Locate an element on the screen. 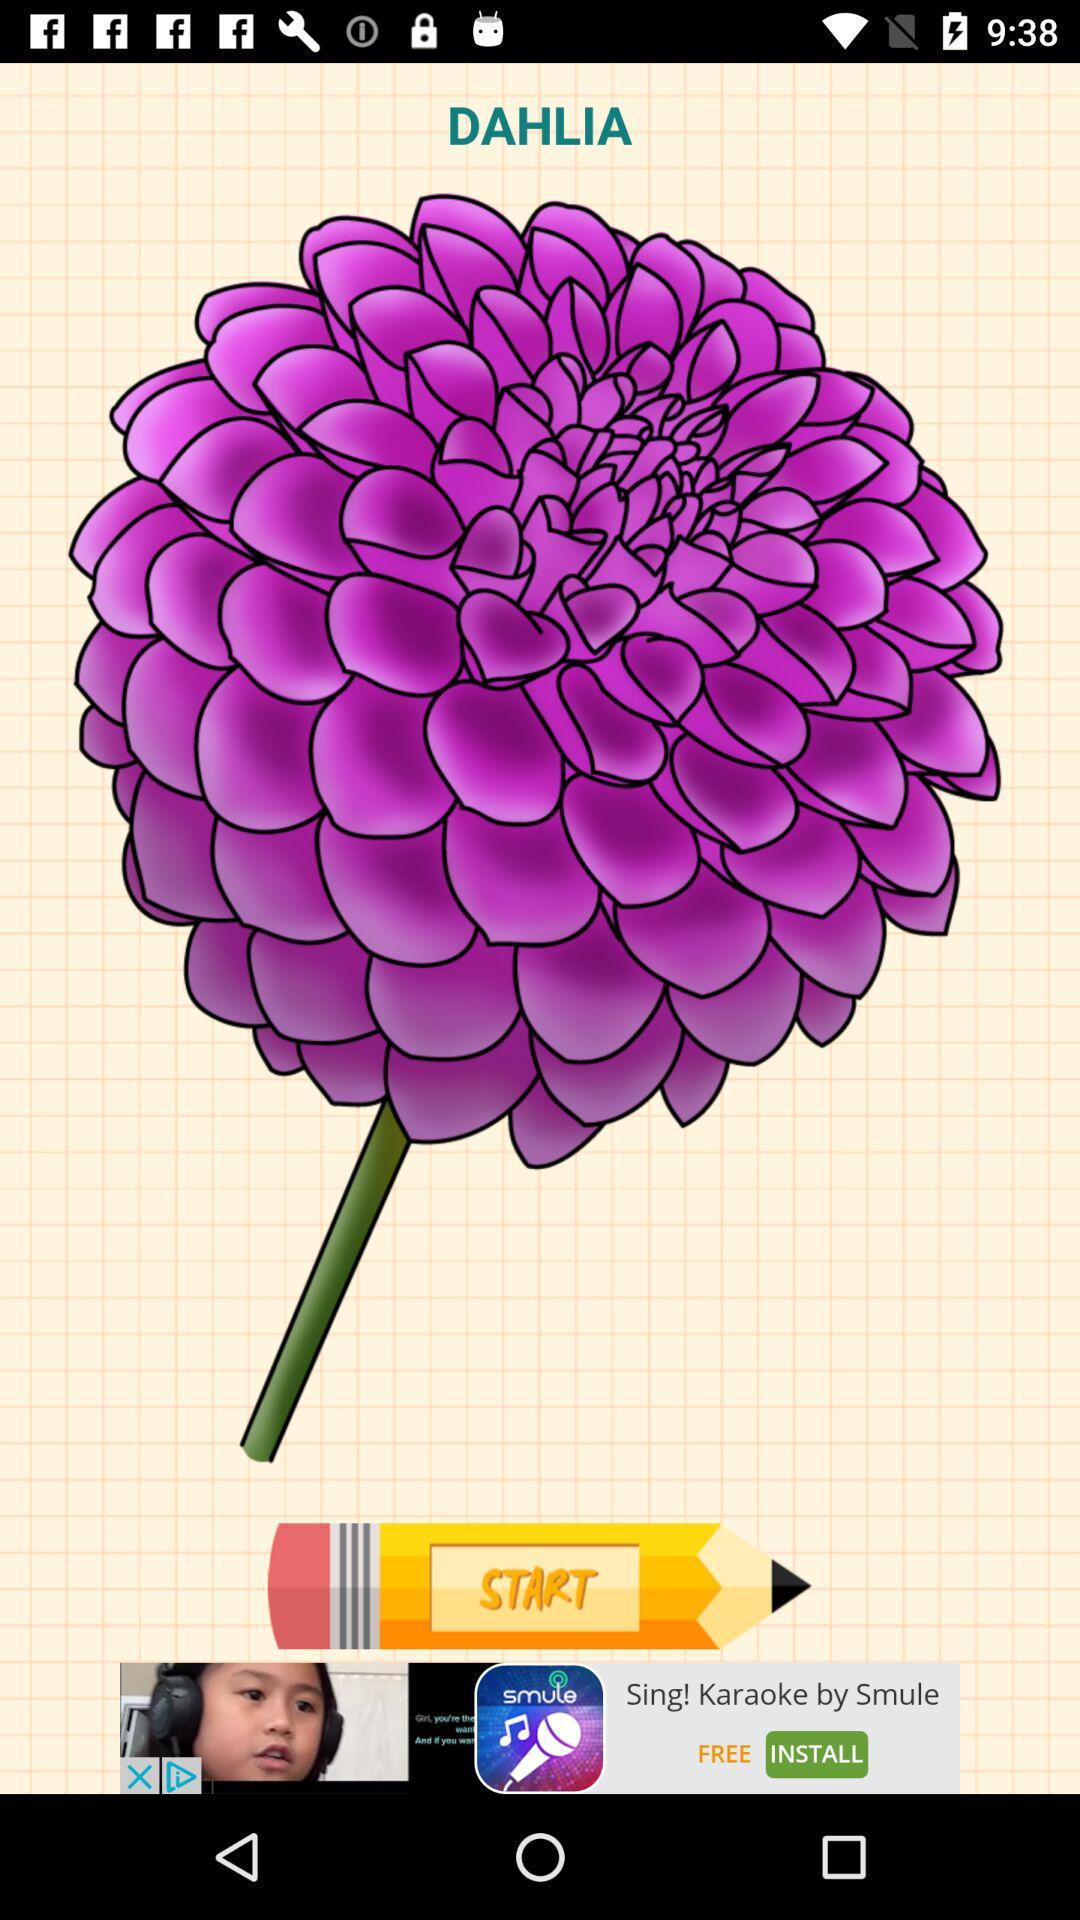 The image size is (1080, 1920). start the picture is located at coordinates (538, 1585).